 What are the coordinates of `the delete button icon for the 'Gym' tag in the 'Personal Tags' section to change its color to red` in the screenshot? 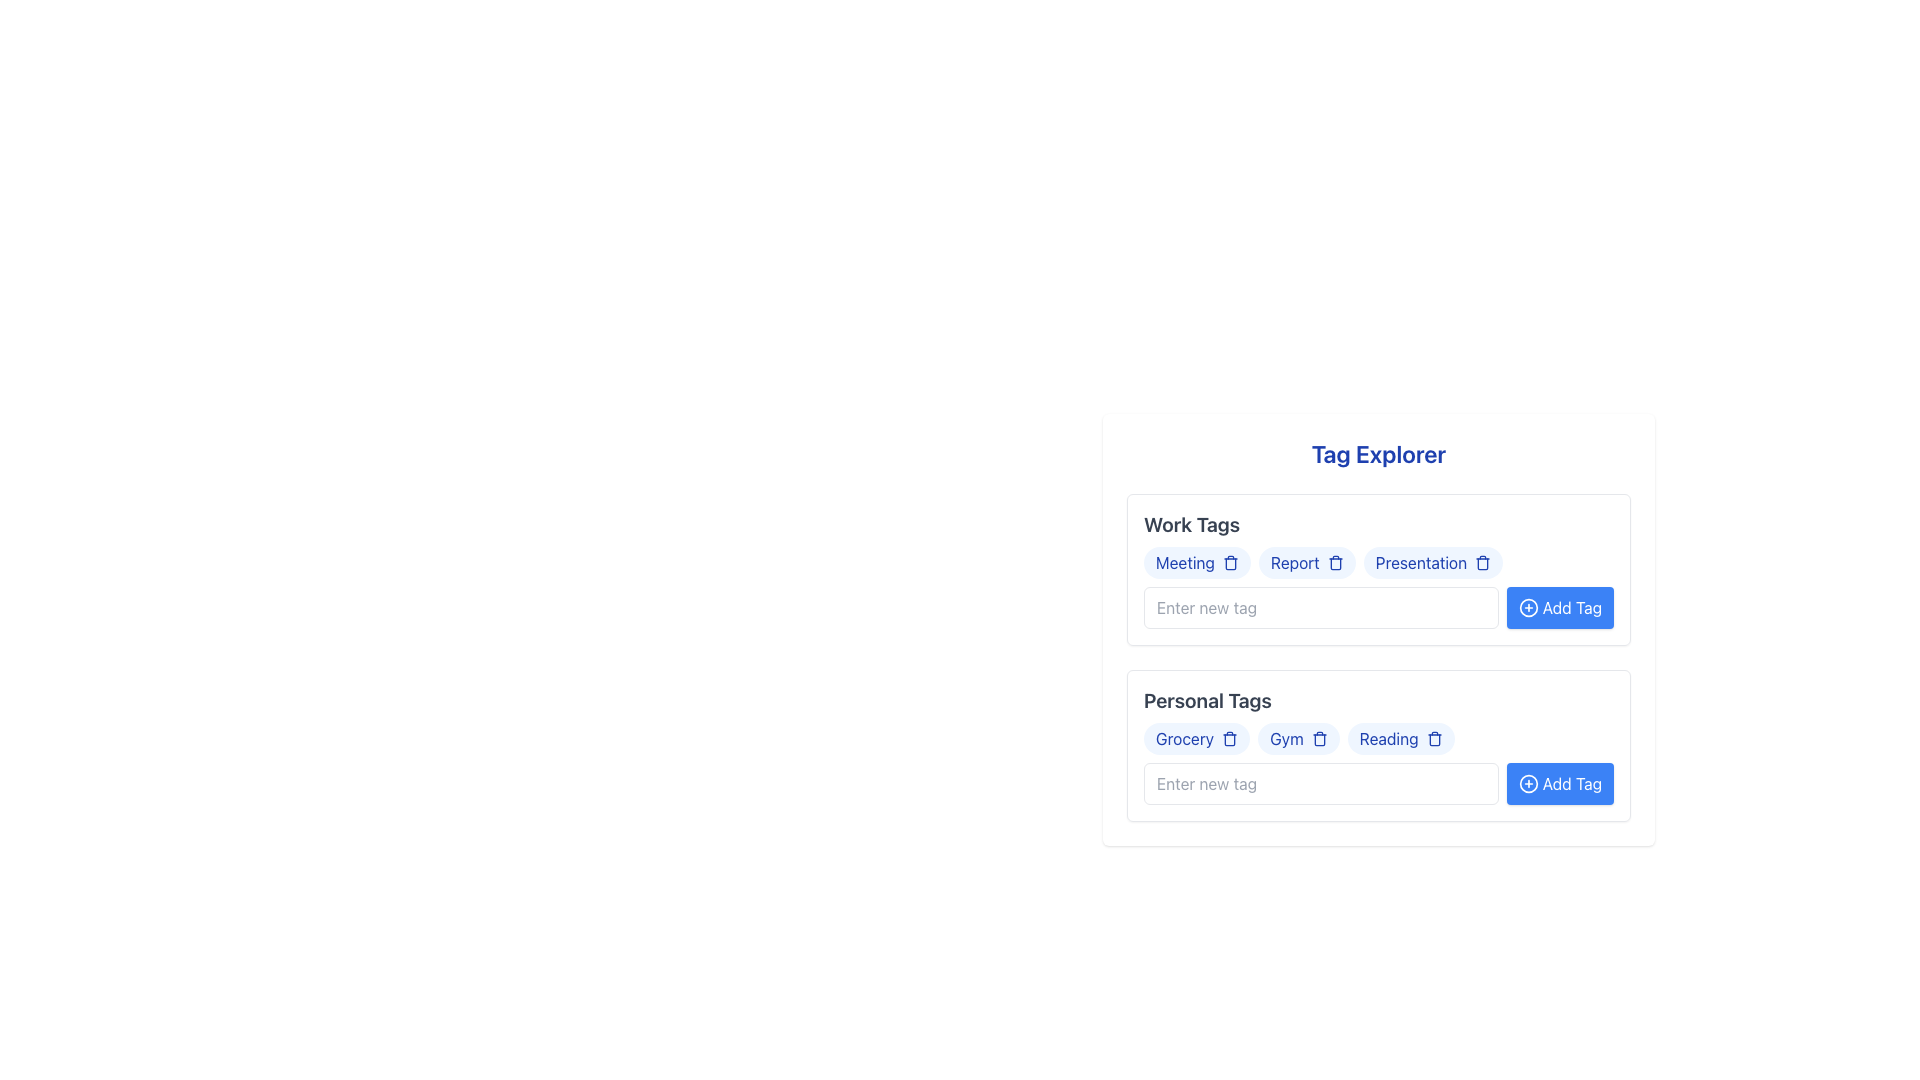 It's located at (1319, 739).